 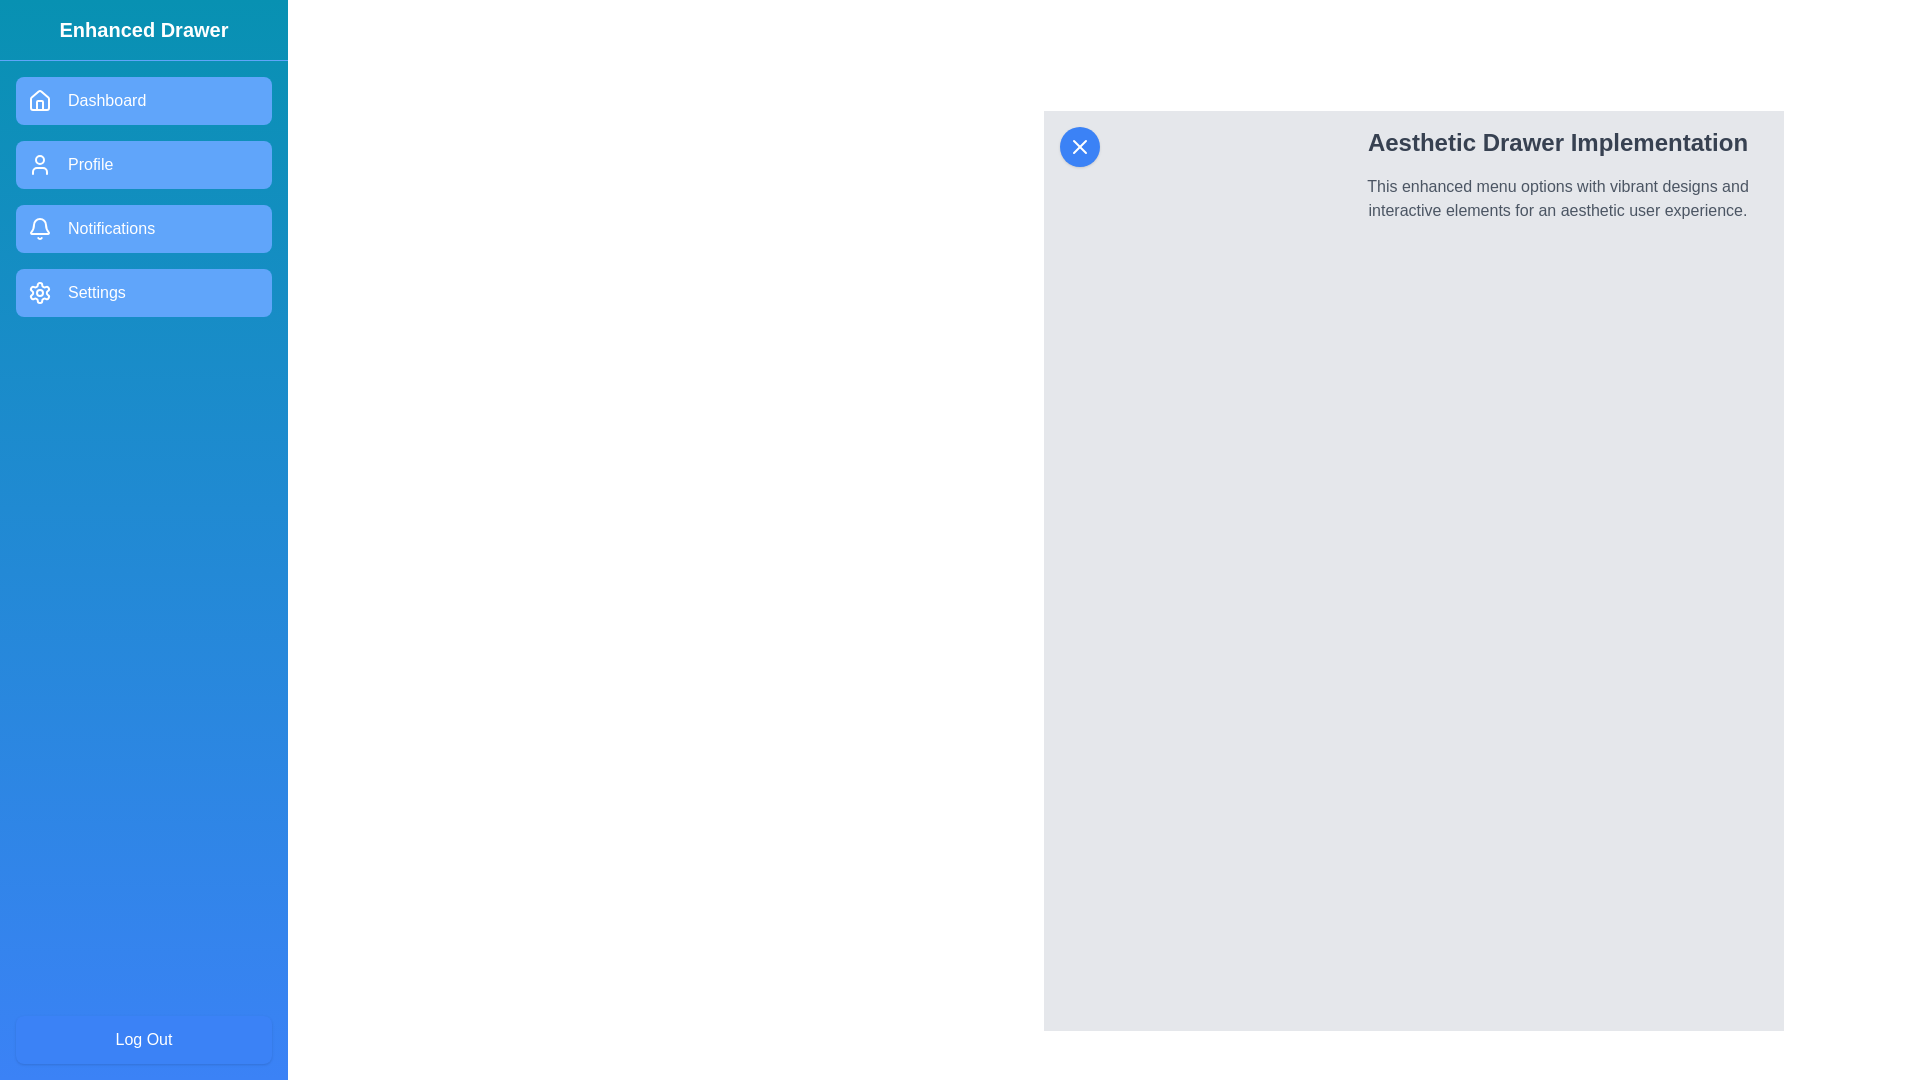 What do you see at coordinates (39, 100) in the screenshot?
I see `the leftmost icon (SVG) in the vertical navigation menu` at bounding box center [39, 100].